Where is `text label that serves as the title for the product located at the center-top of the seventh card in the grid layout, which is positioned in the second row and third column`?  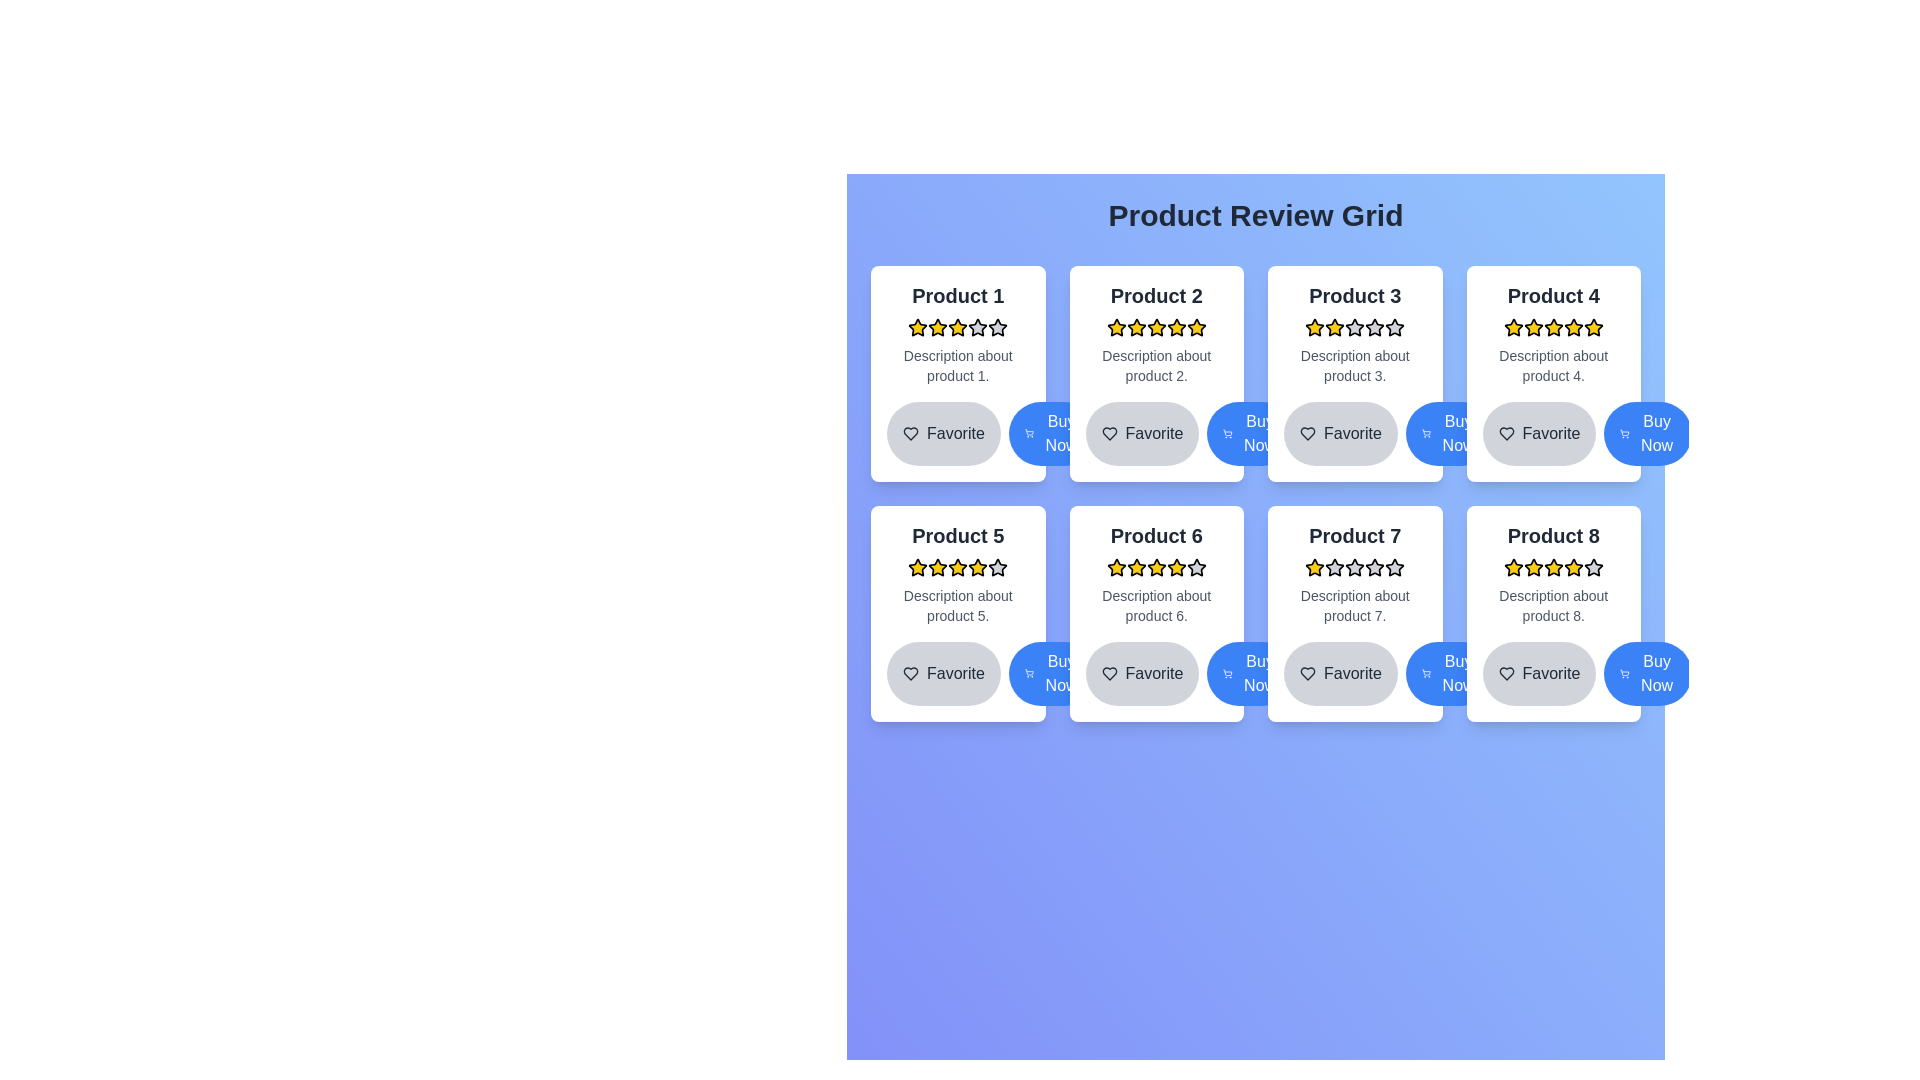
text label that serves as the title for the product located at the center-top of the seventh card in the grid layout, which is positioned in the second row and third column is located at coordinates (1355, 535).